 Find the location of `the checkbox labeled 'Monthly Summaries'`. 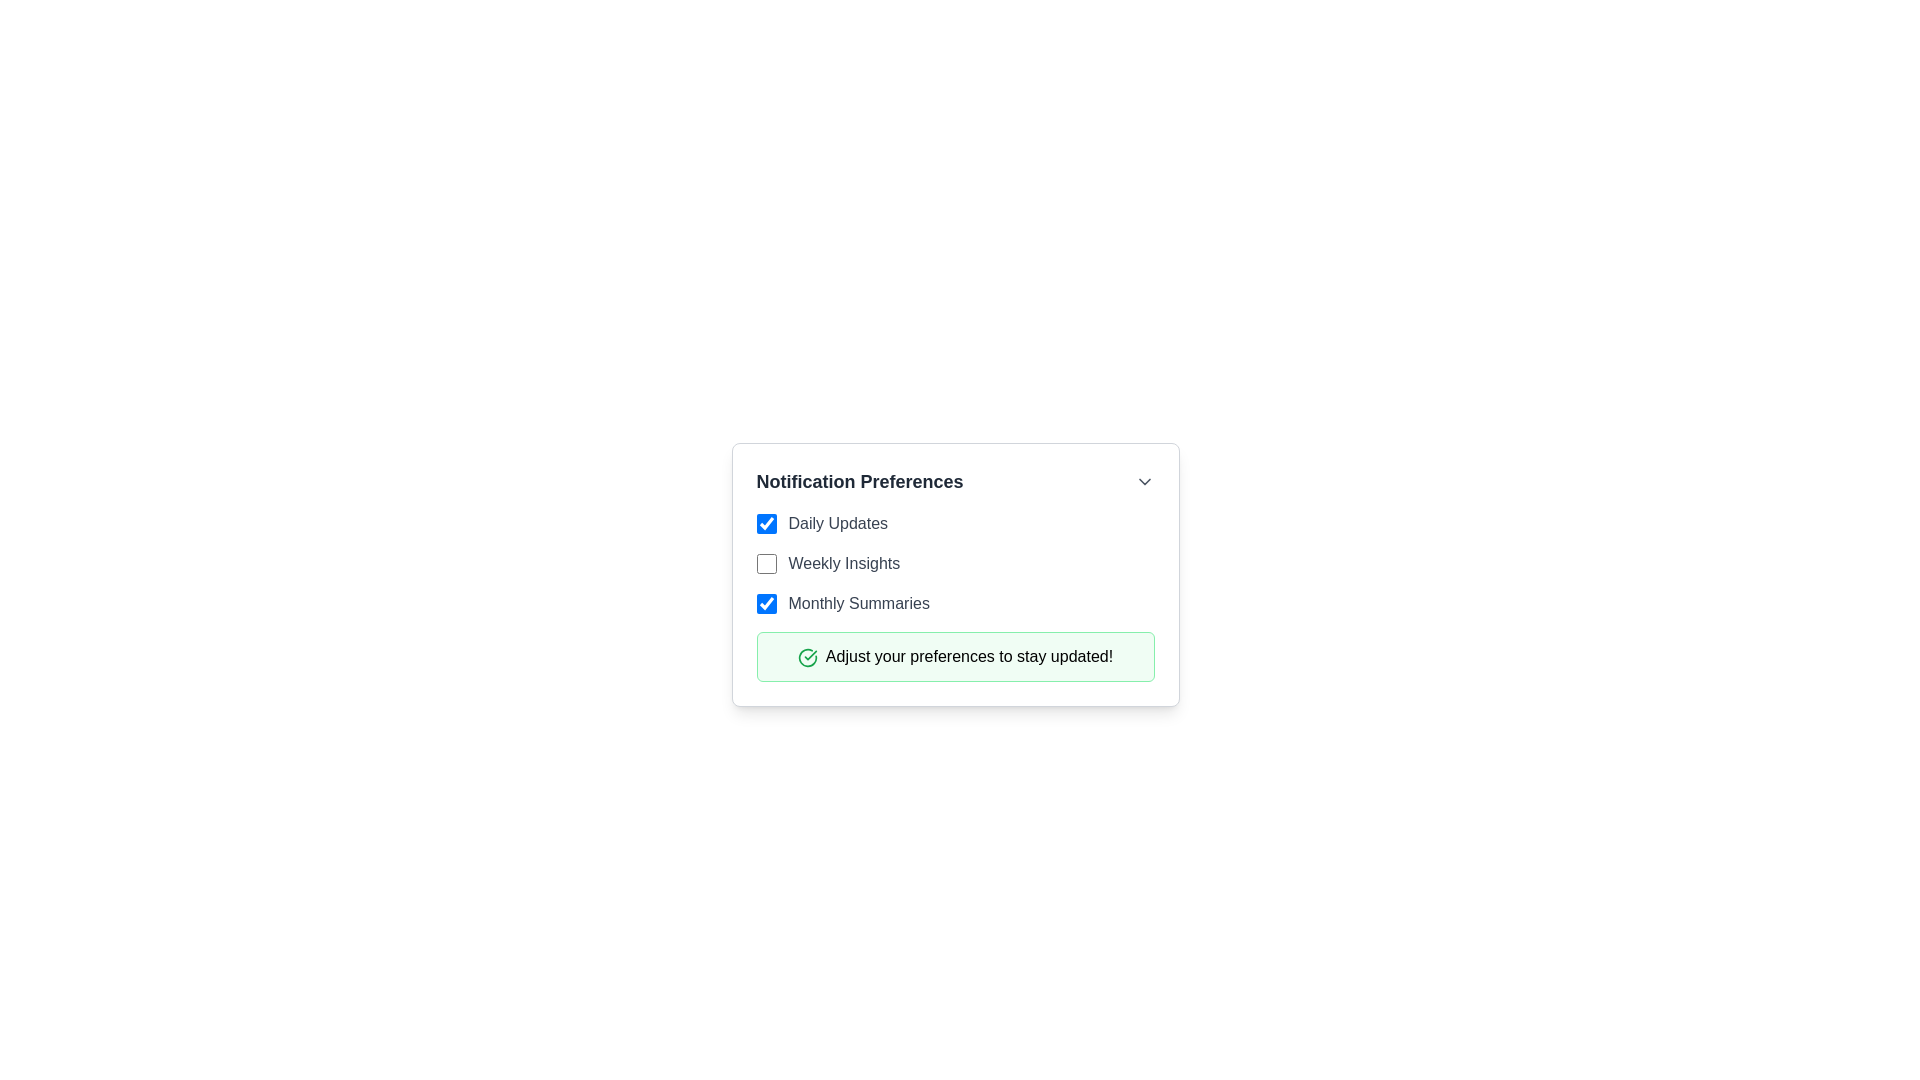

the checkbox labeled 'Monthly Summaries' is located at coordinates (954, 603).